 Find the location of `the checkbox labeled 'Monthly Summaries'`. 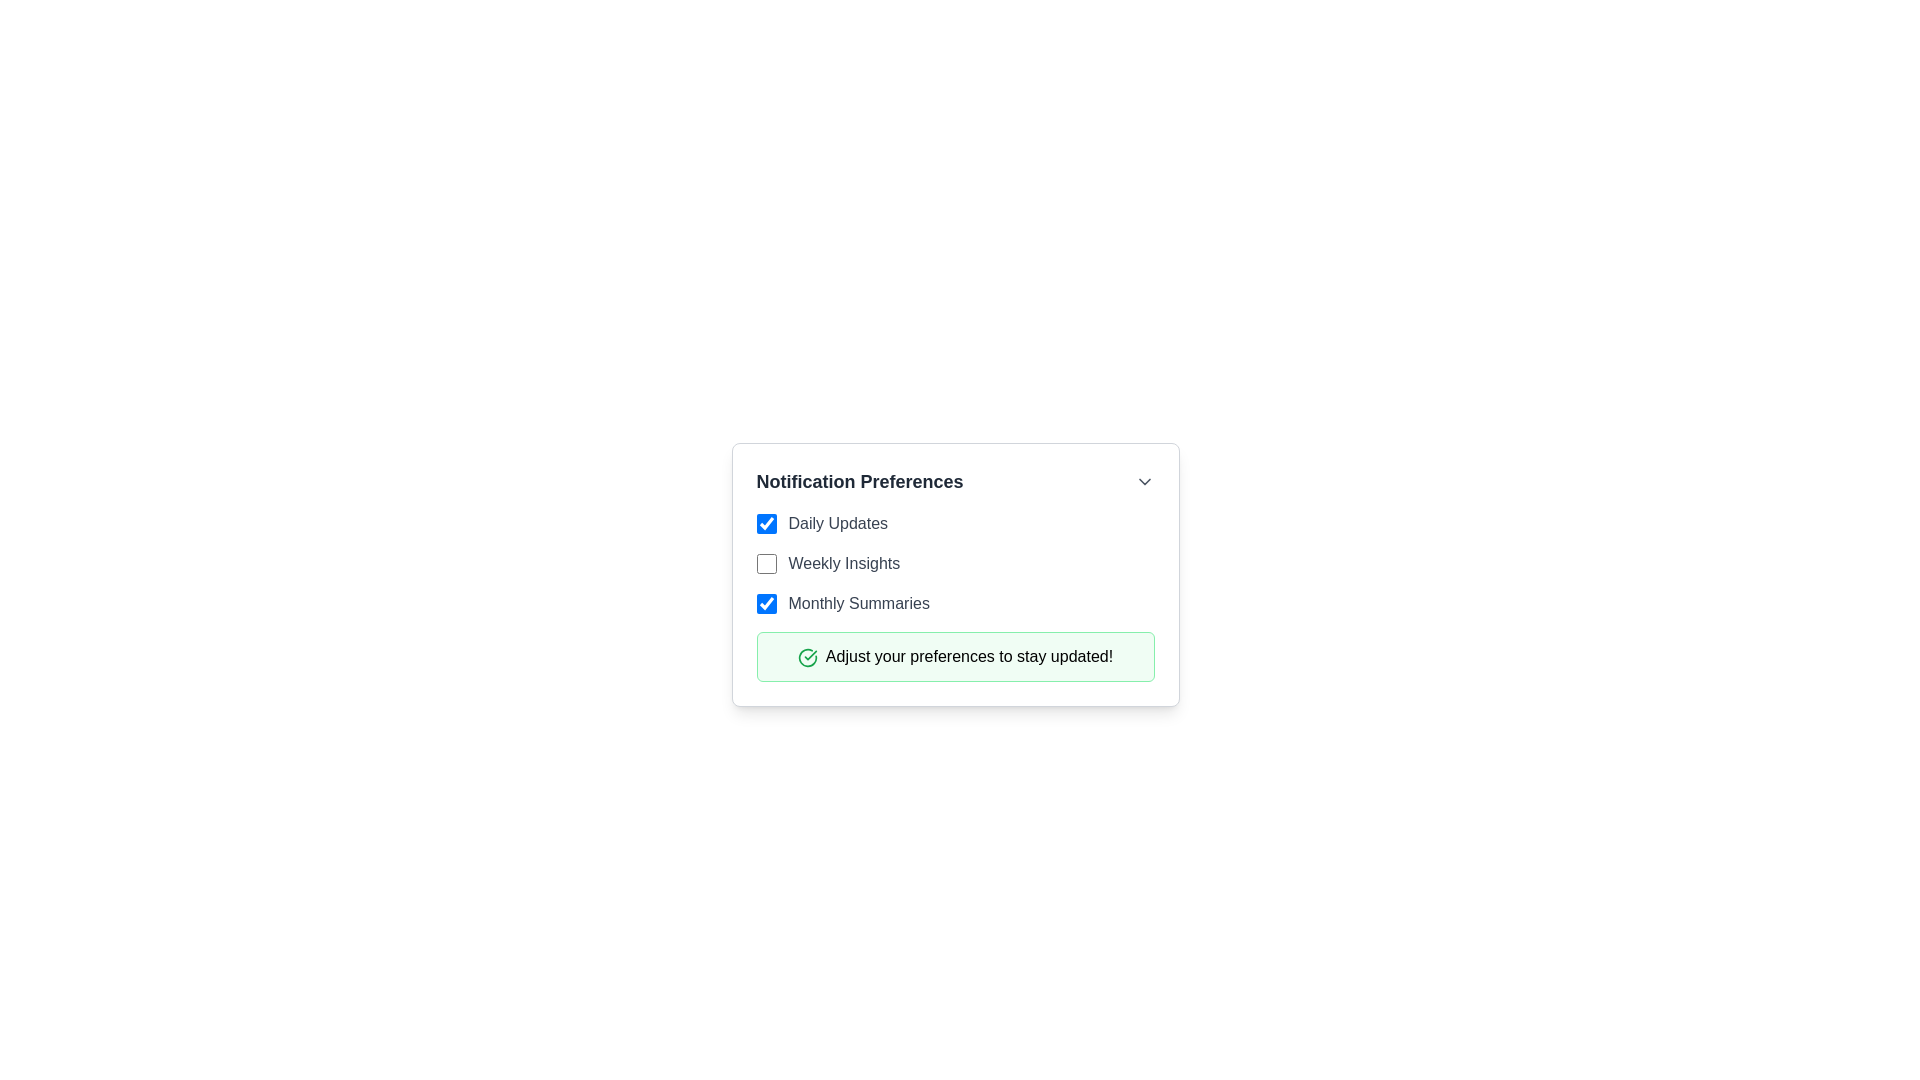

the checkbox labeled 'Monthly Summaries' is located at coordinates (954, 603).